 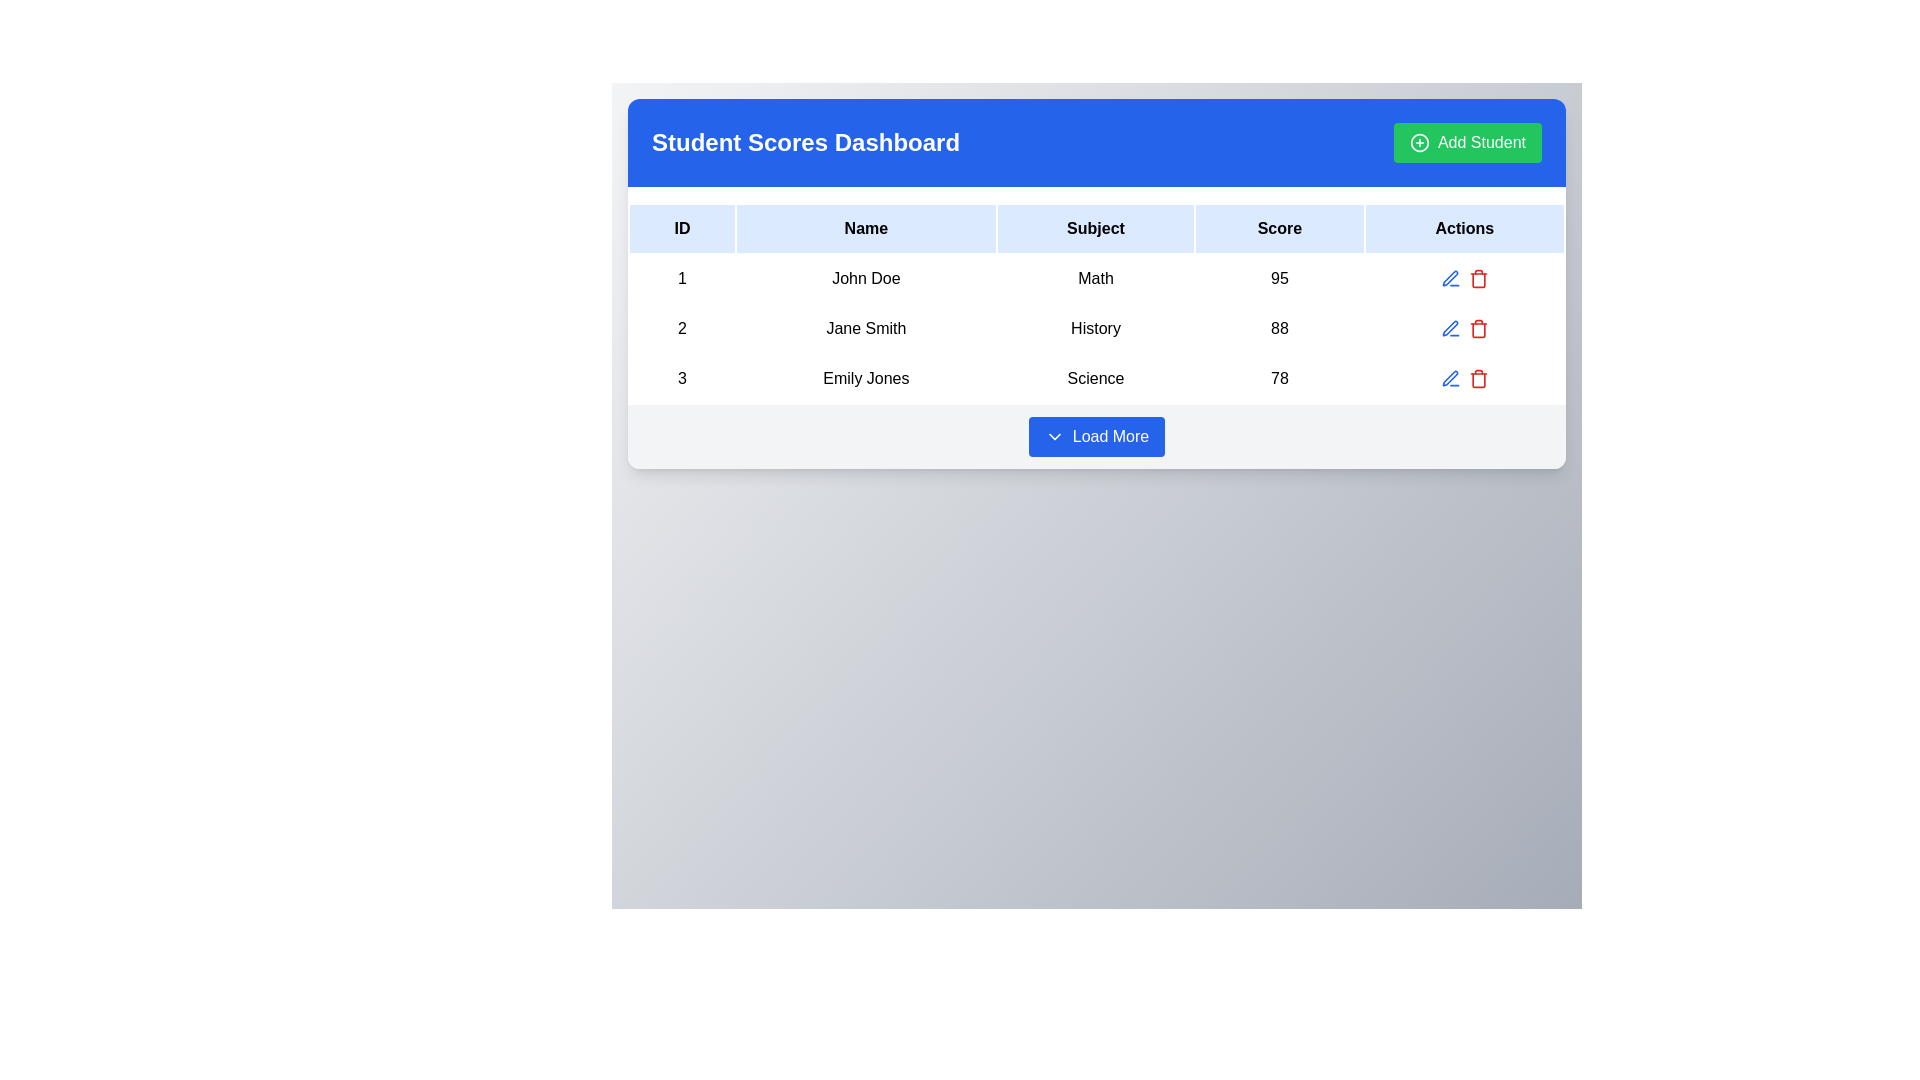 What do you see at coordinates (682, 278) in the screenshot?
I see `the table cell in the first row and first column under the 'ID' header` at bounding box center [682, 278].